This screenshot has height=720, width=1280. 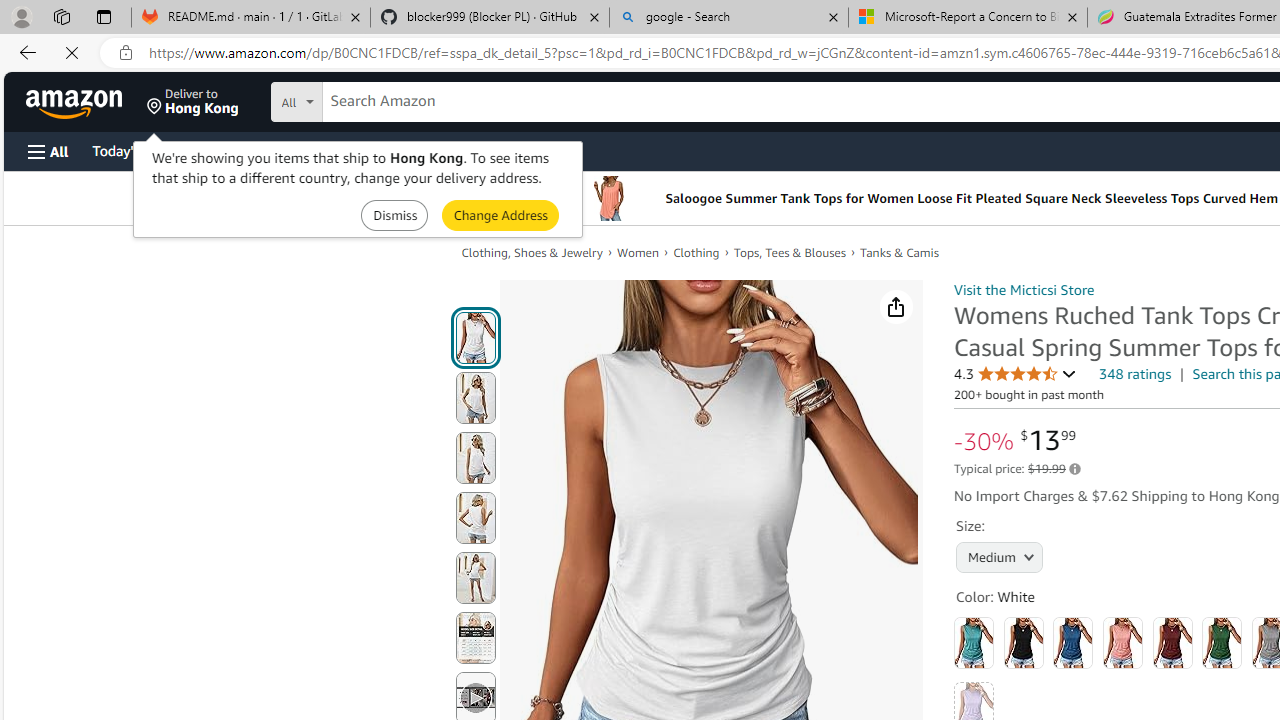 I want to click on 'Search in', so click(x=371, y=99).